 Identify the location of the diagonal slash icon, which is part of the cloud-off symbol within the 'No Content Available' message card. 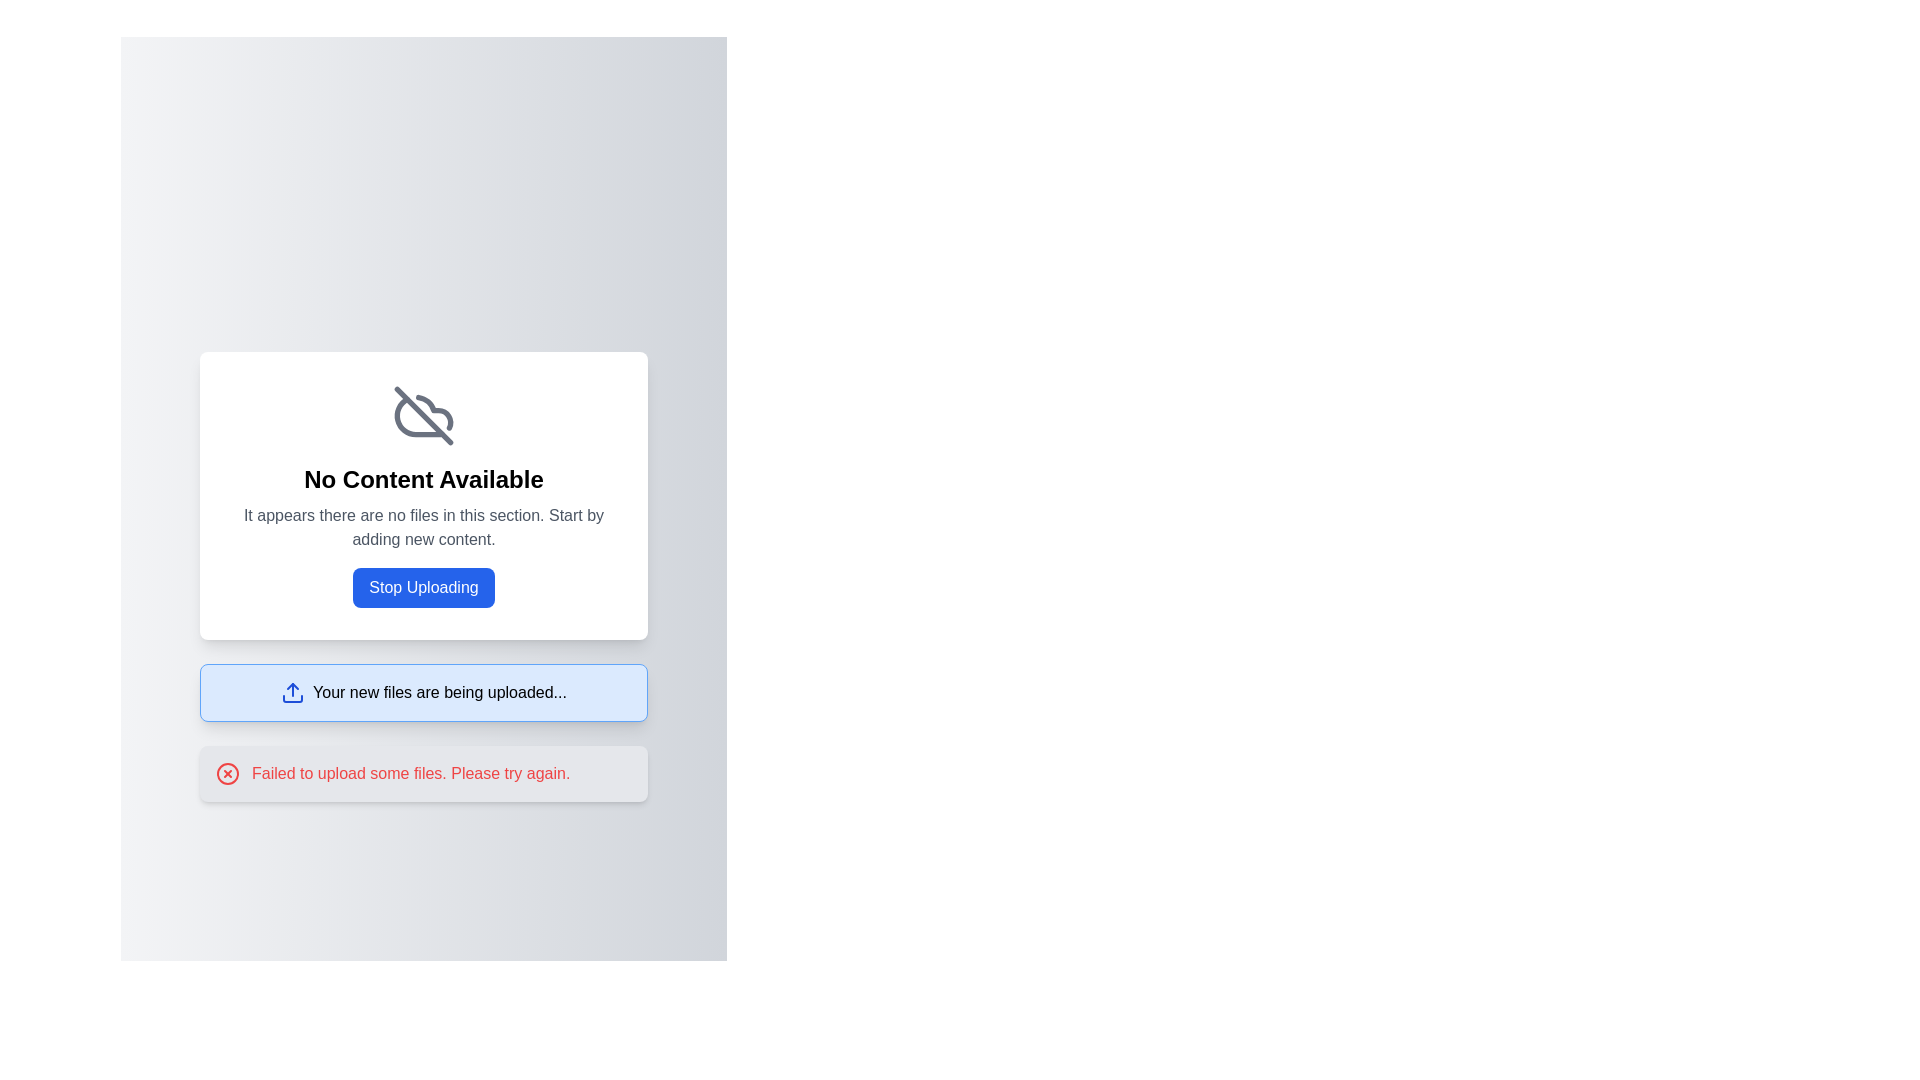
(422, 414).